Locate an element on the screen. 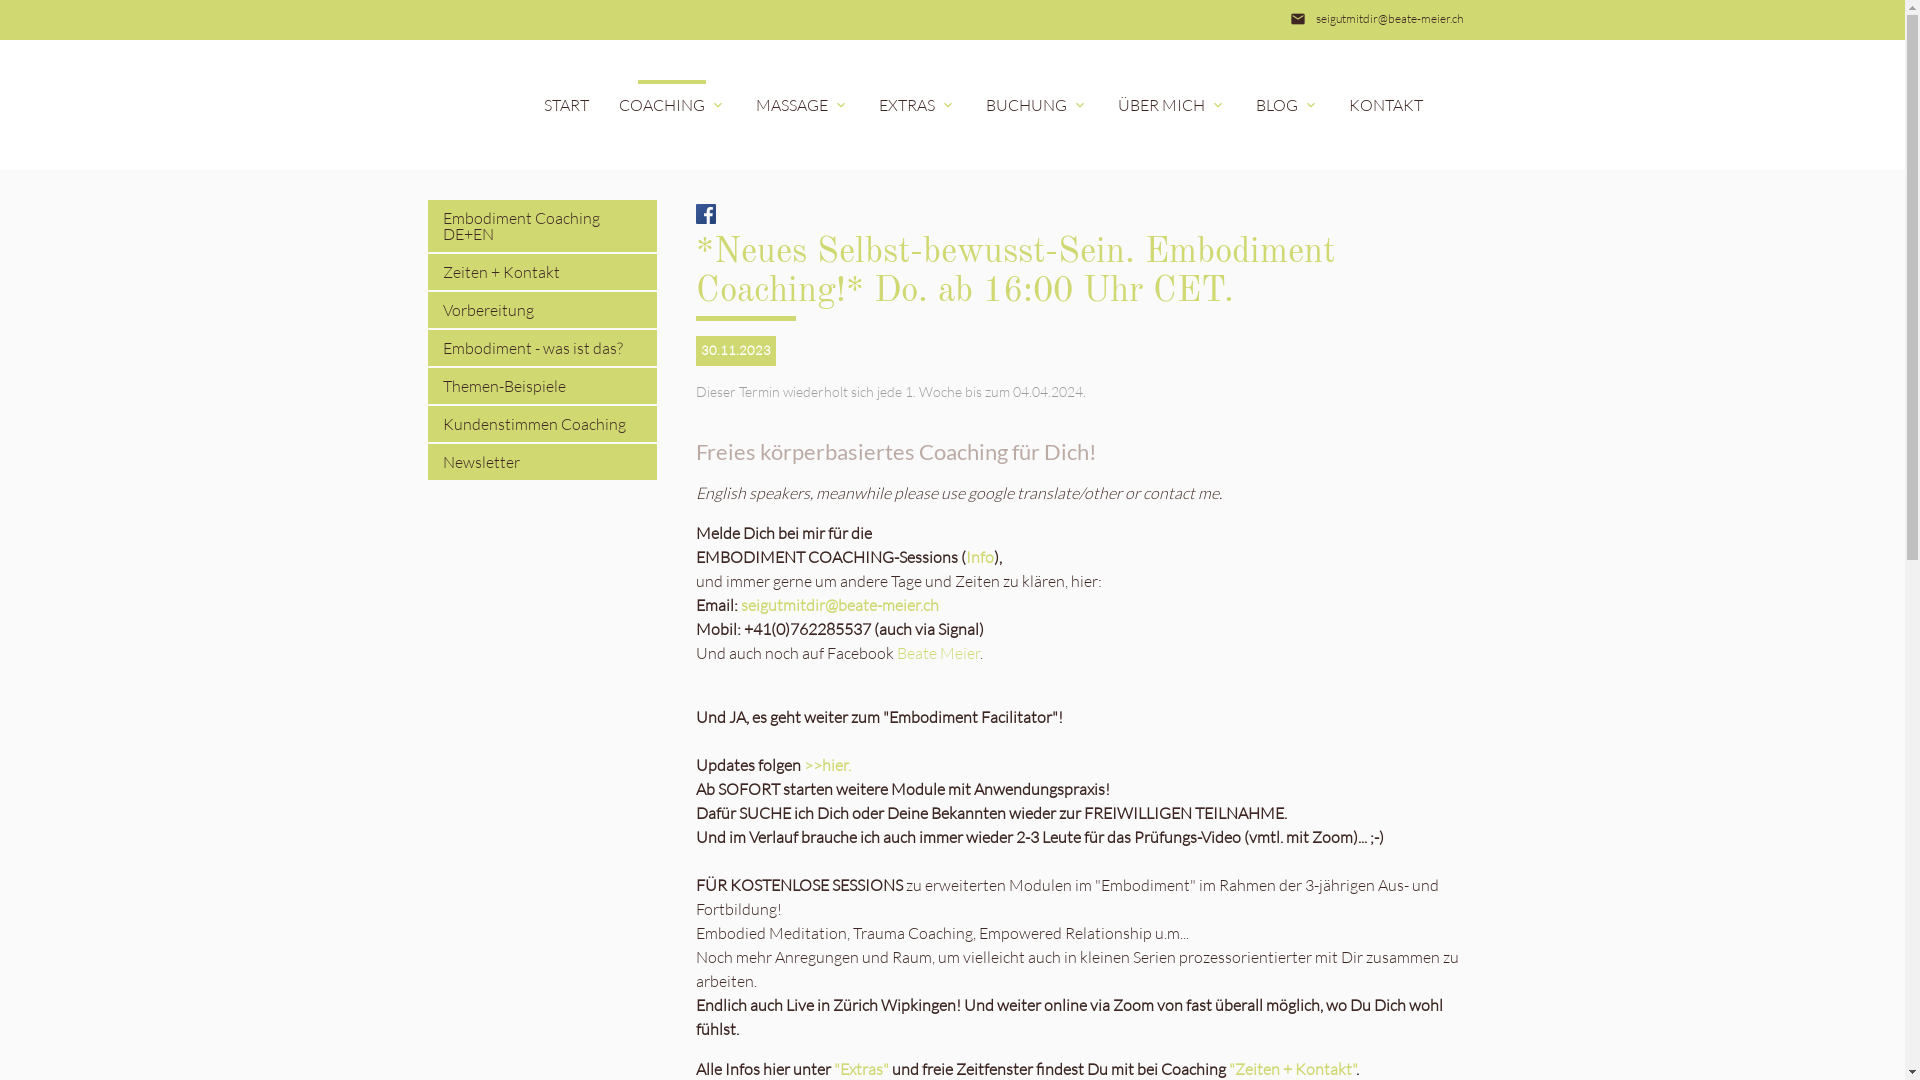  'EXTRAS is located at coordinates (864, 104).